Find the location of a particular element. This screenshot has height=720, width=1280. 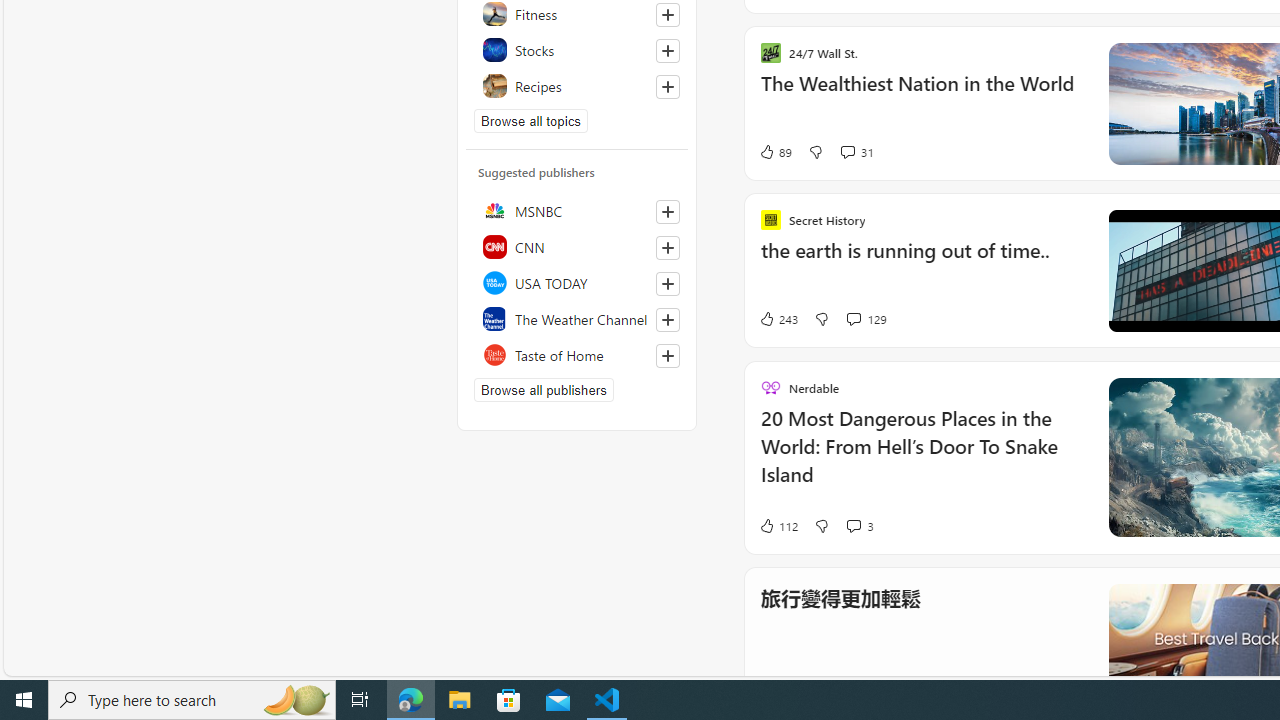

'View comments 3 Comment' is located at coordinates (859, 524).